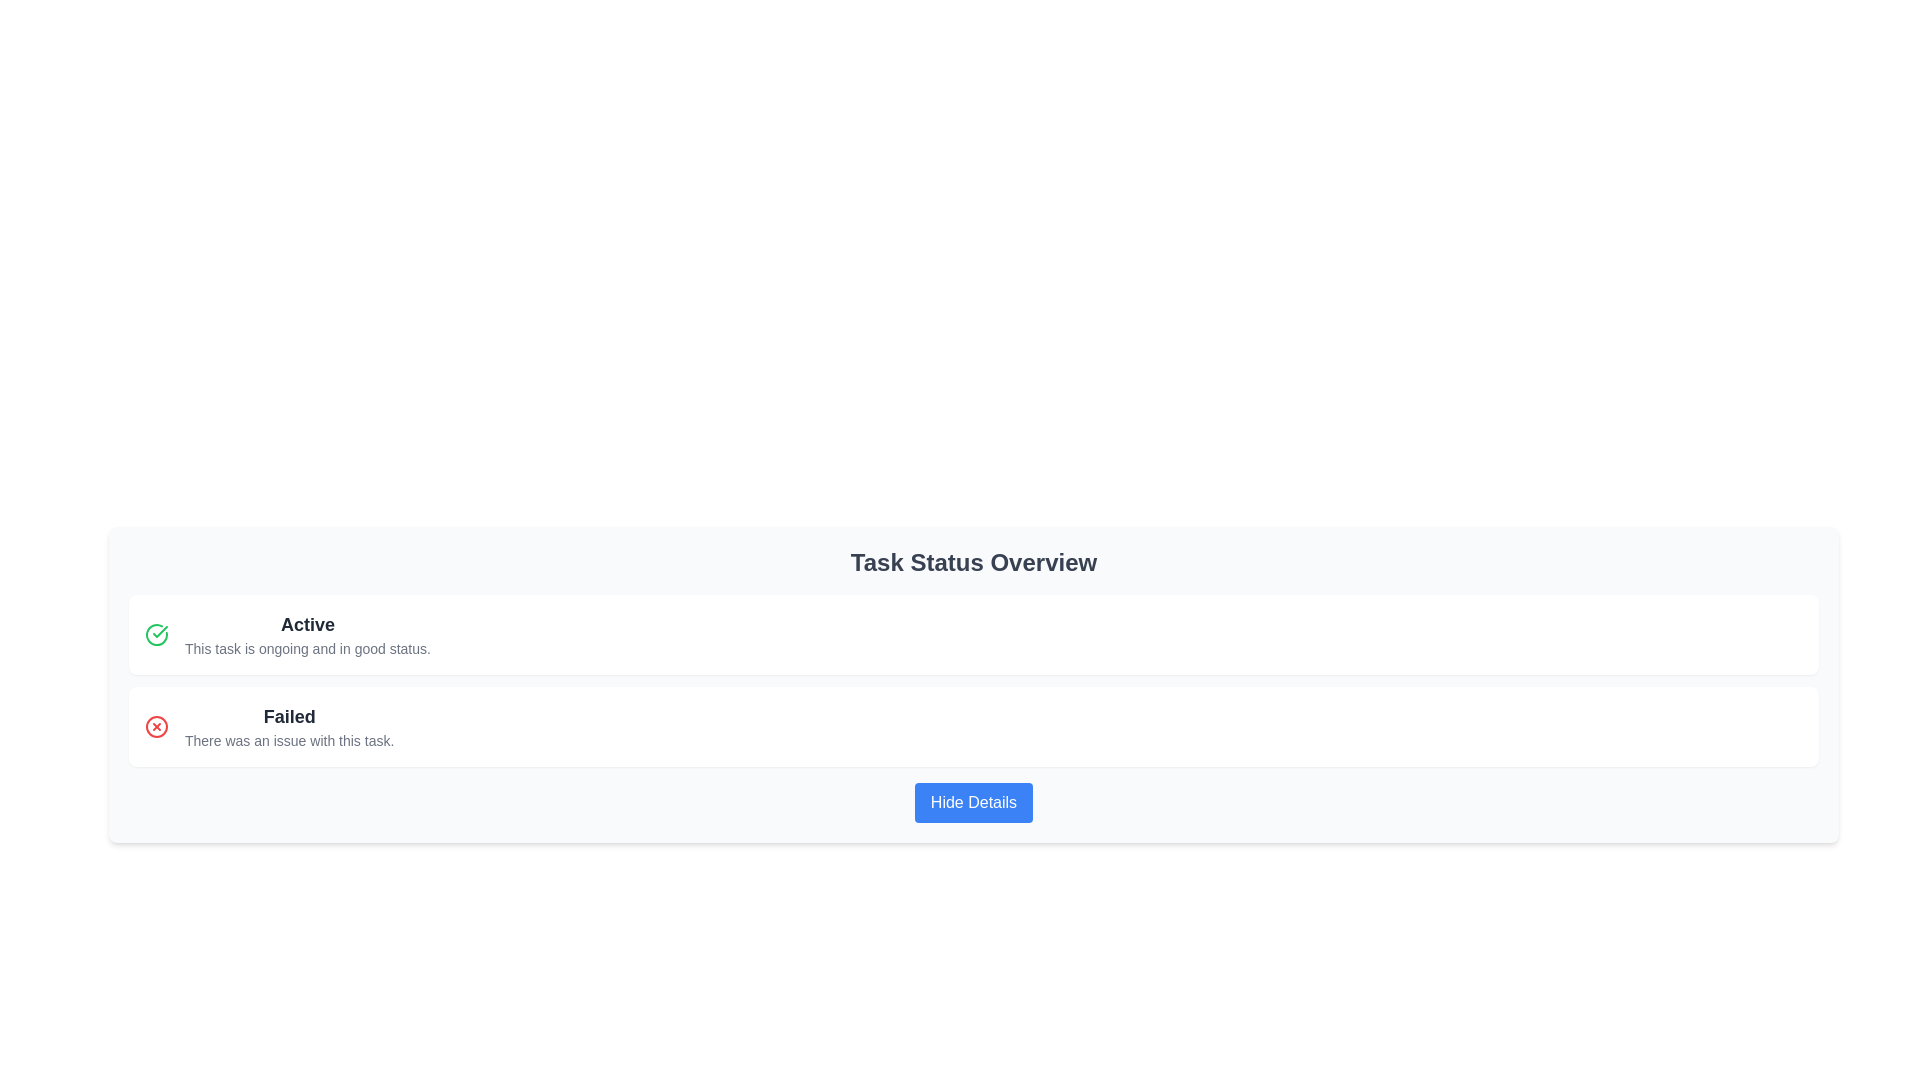  I want to click on text content of the Text Label located immediately underneath the 'Failed' heading, which provides additional details regarding the task's status in a failure scenario, so click(288, 740).